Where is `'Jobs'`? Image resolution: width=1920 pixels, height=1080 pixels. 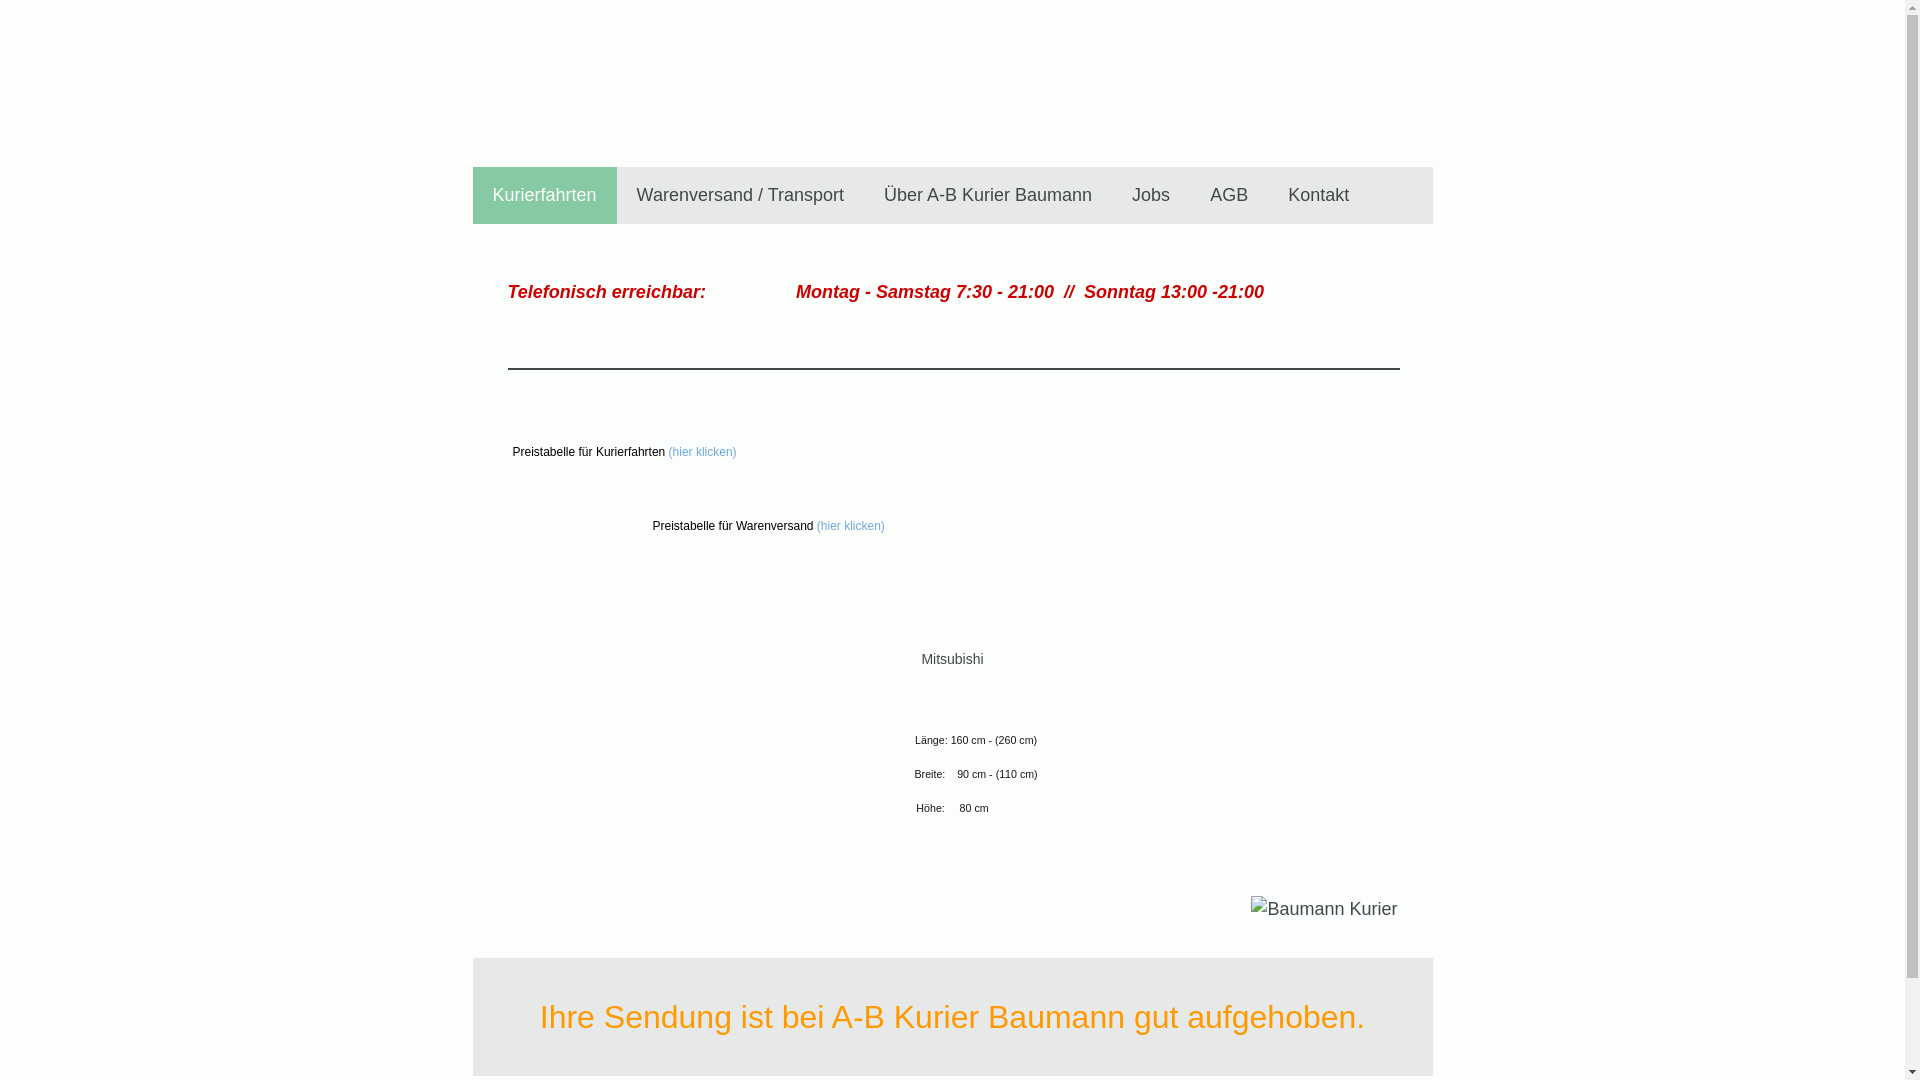 'Jobs' is located at coordinates (1151, 195).